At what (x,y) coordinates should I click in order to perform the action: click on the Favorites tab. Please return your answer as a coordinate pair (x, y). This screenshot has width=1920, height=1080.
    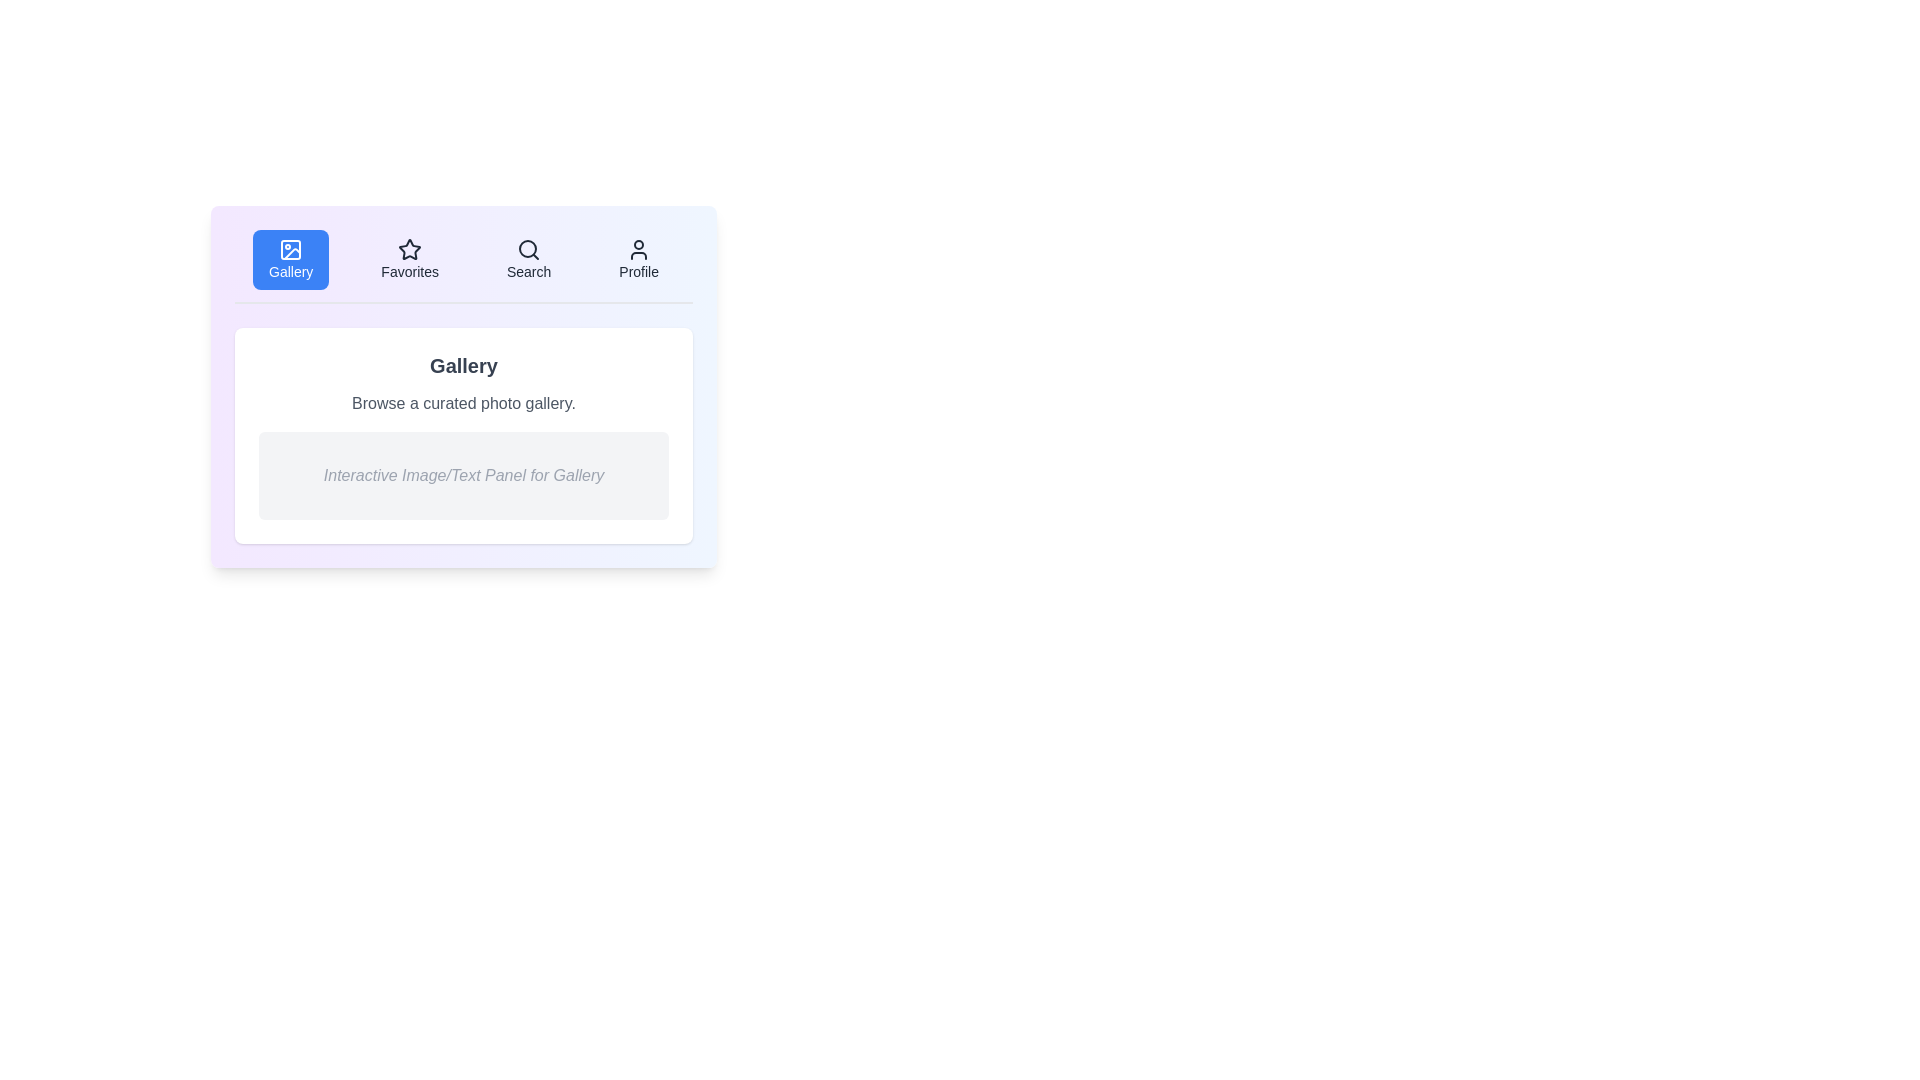
    Looking at the image, I should click on (408, 258).